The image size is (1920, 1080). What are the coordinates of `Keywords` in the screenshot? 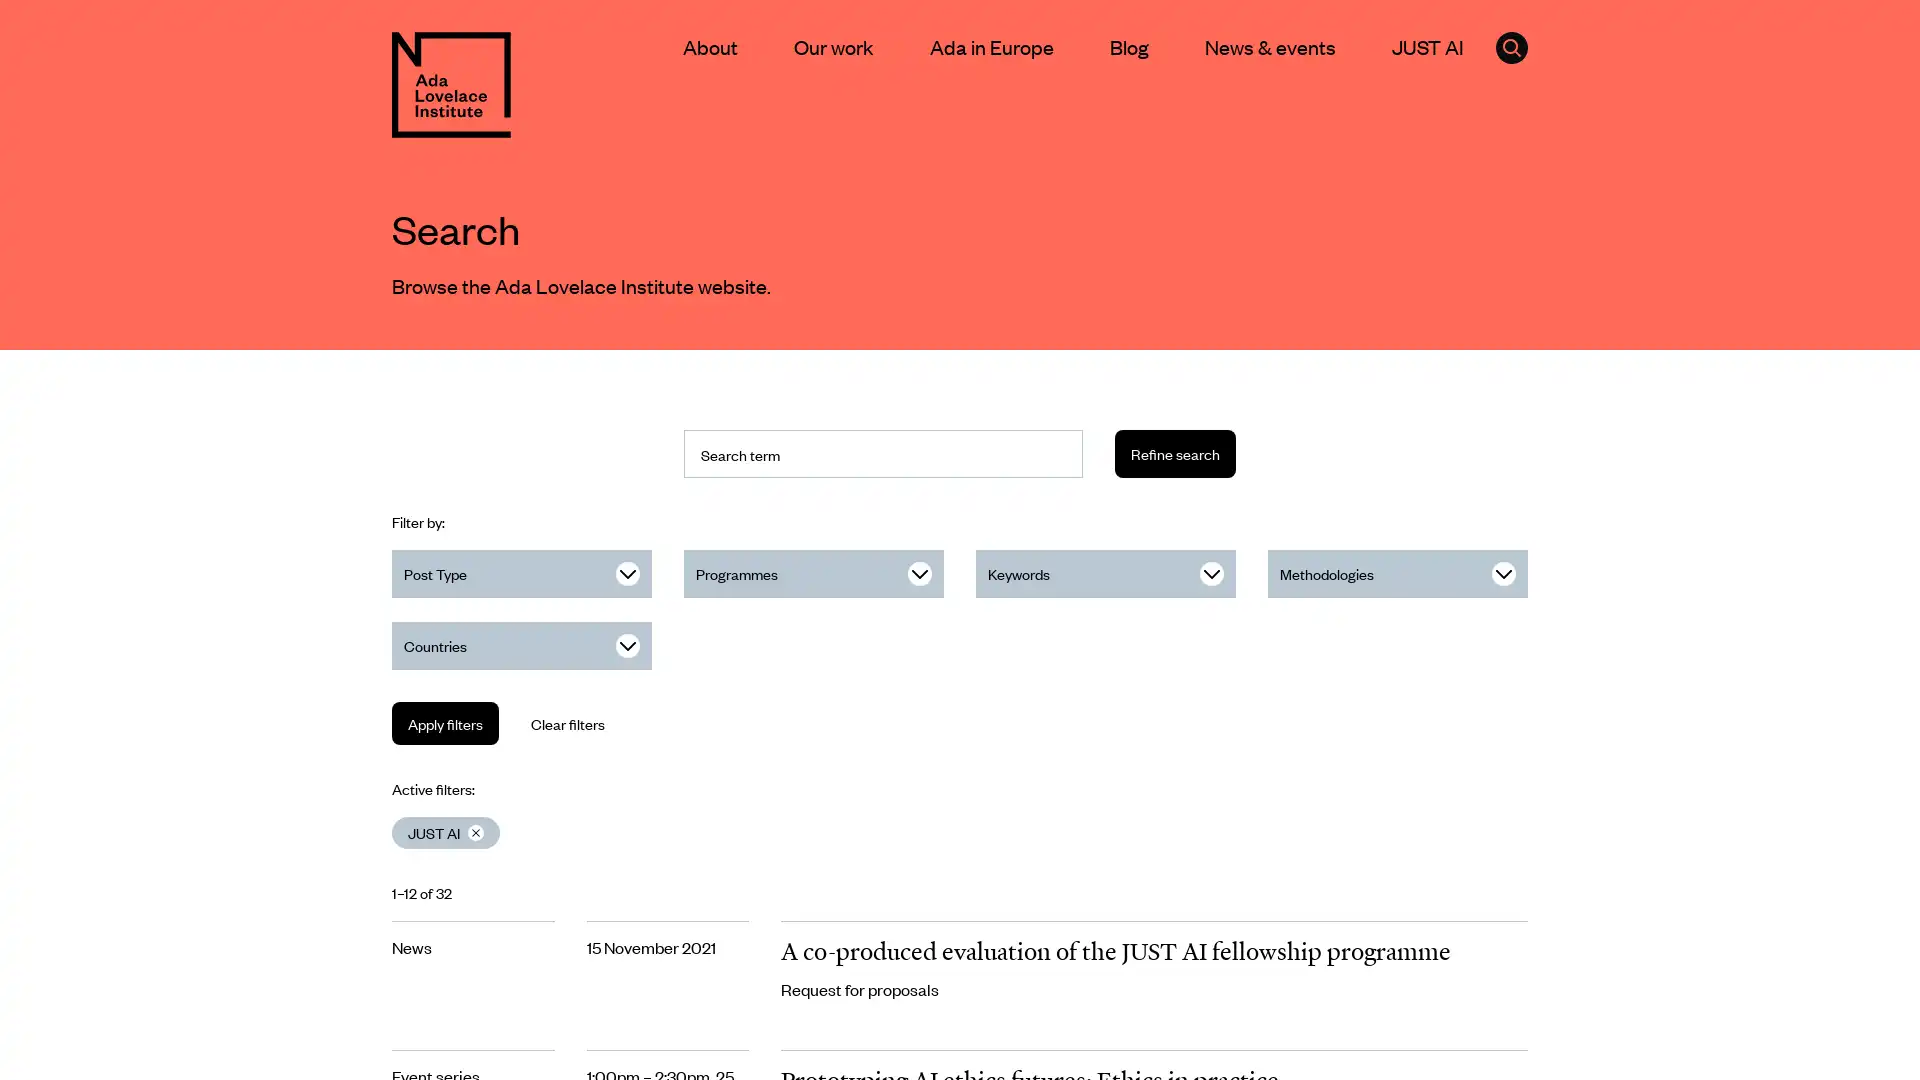 It's located at (1104, 574).